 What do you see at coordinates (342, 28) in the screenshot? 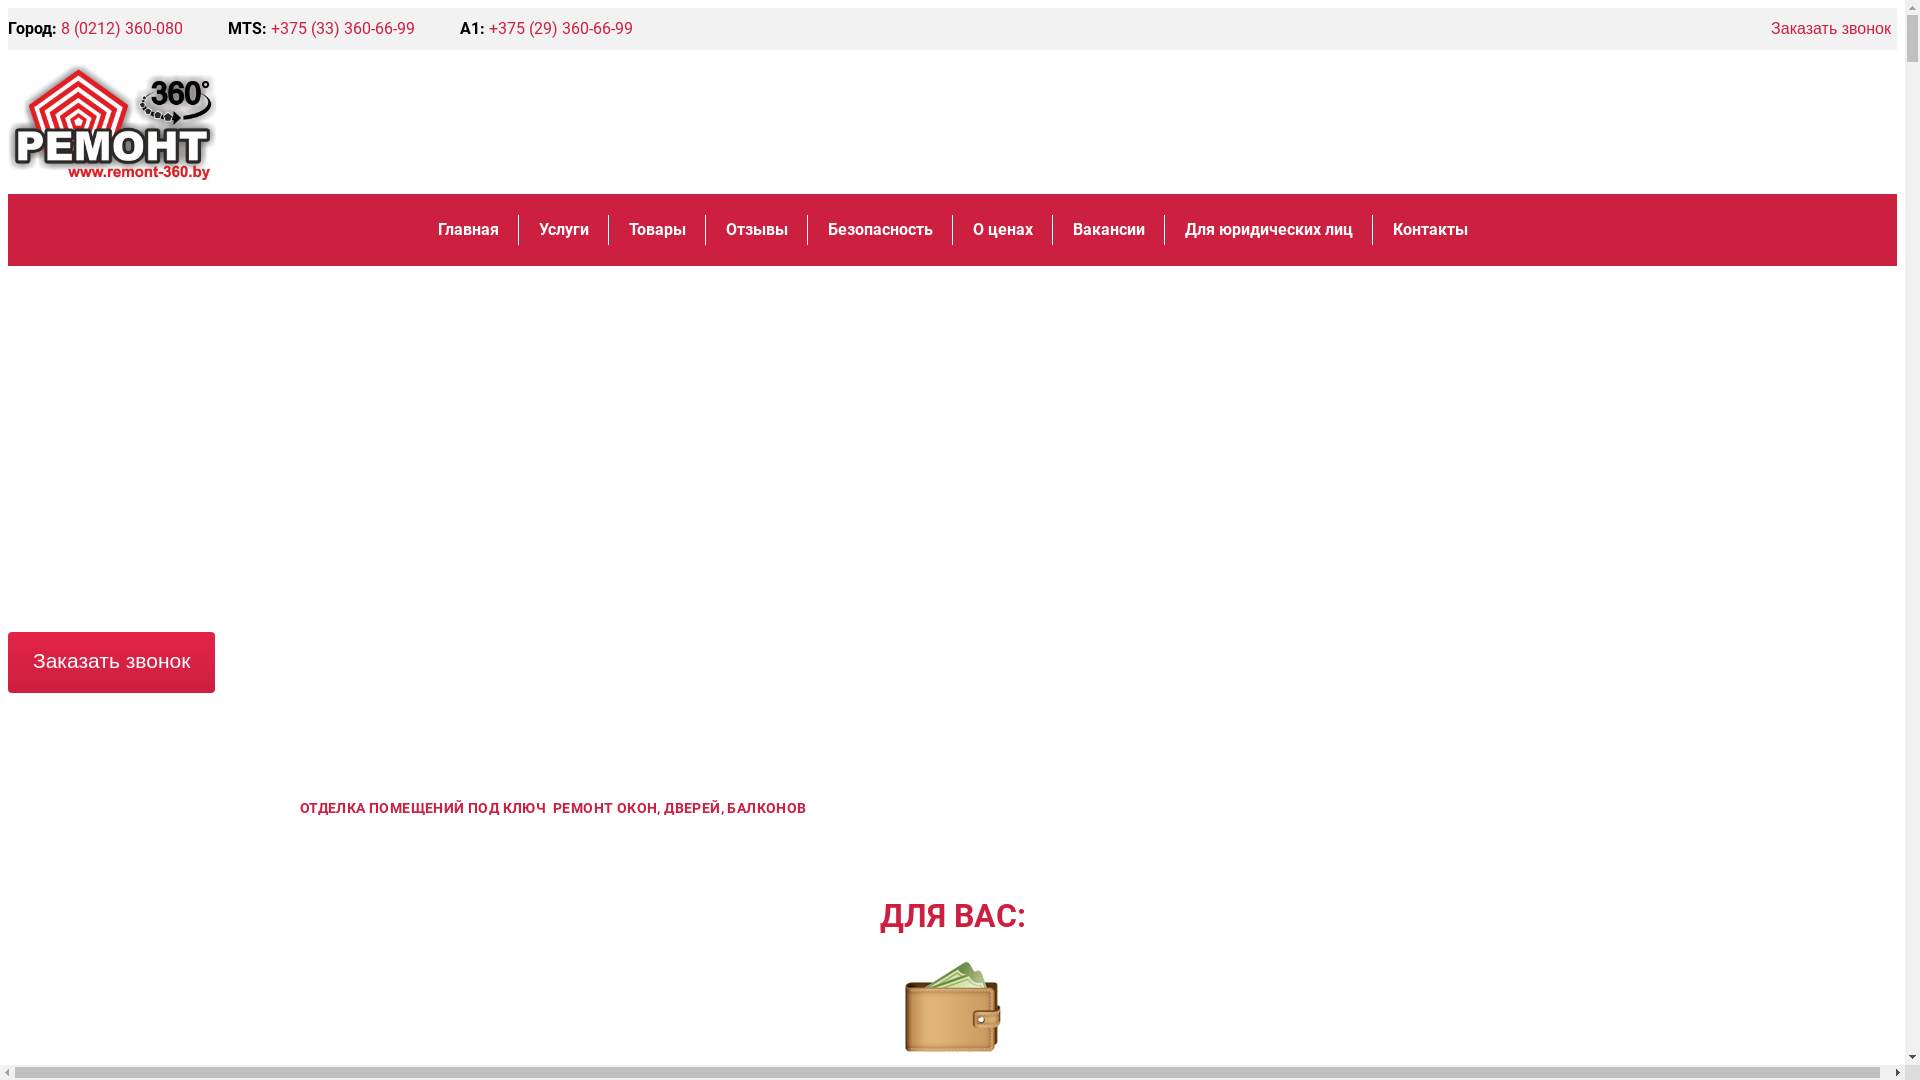
I see `'+375 (33) 360-66-99'` at bounding box center [342, 28].